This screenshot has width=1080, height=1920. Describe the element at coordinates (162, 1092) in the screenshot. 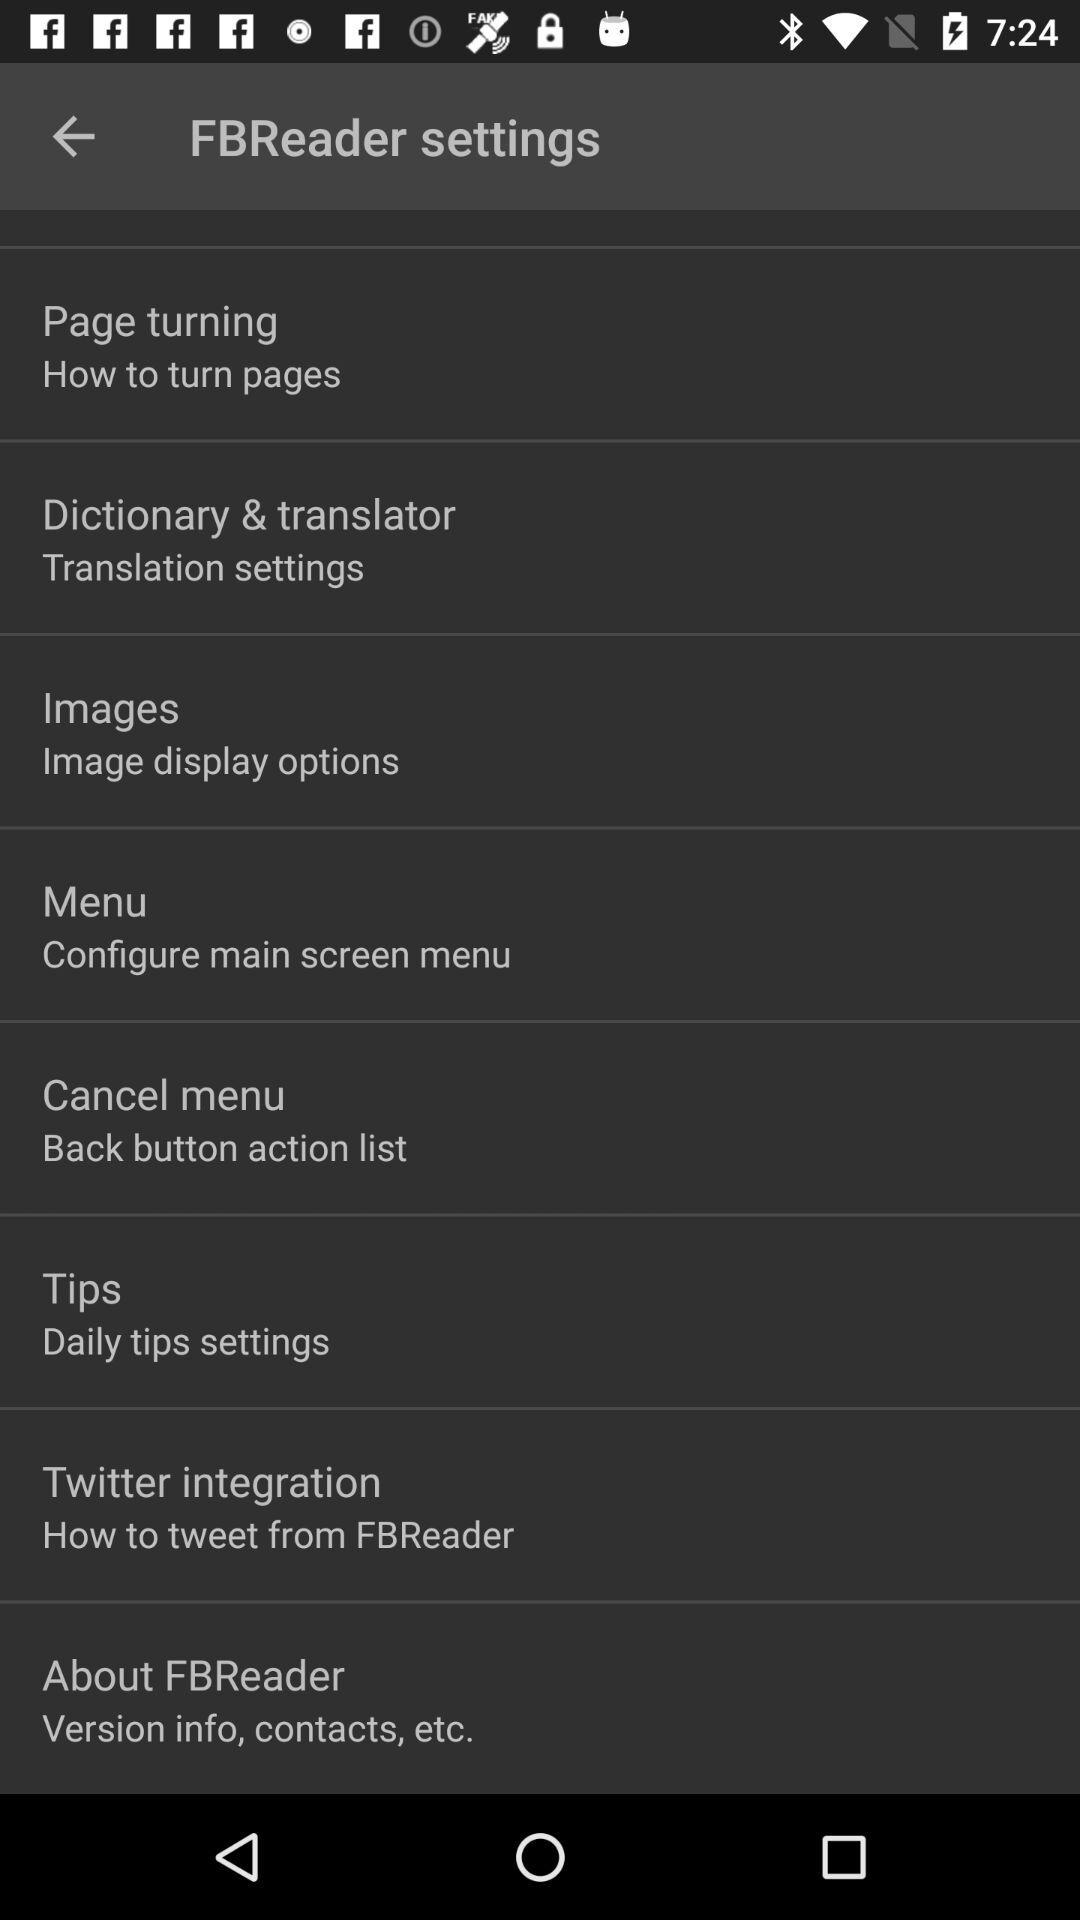

I see `item below the configure main screen icon` at that location.